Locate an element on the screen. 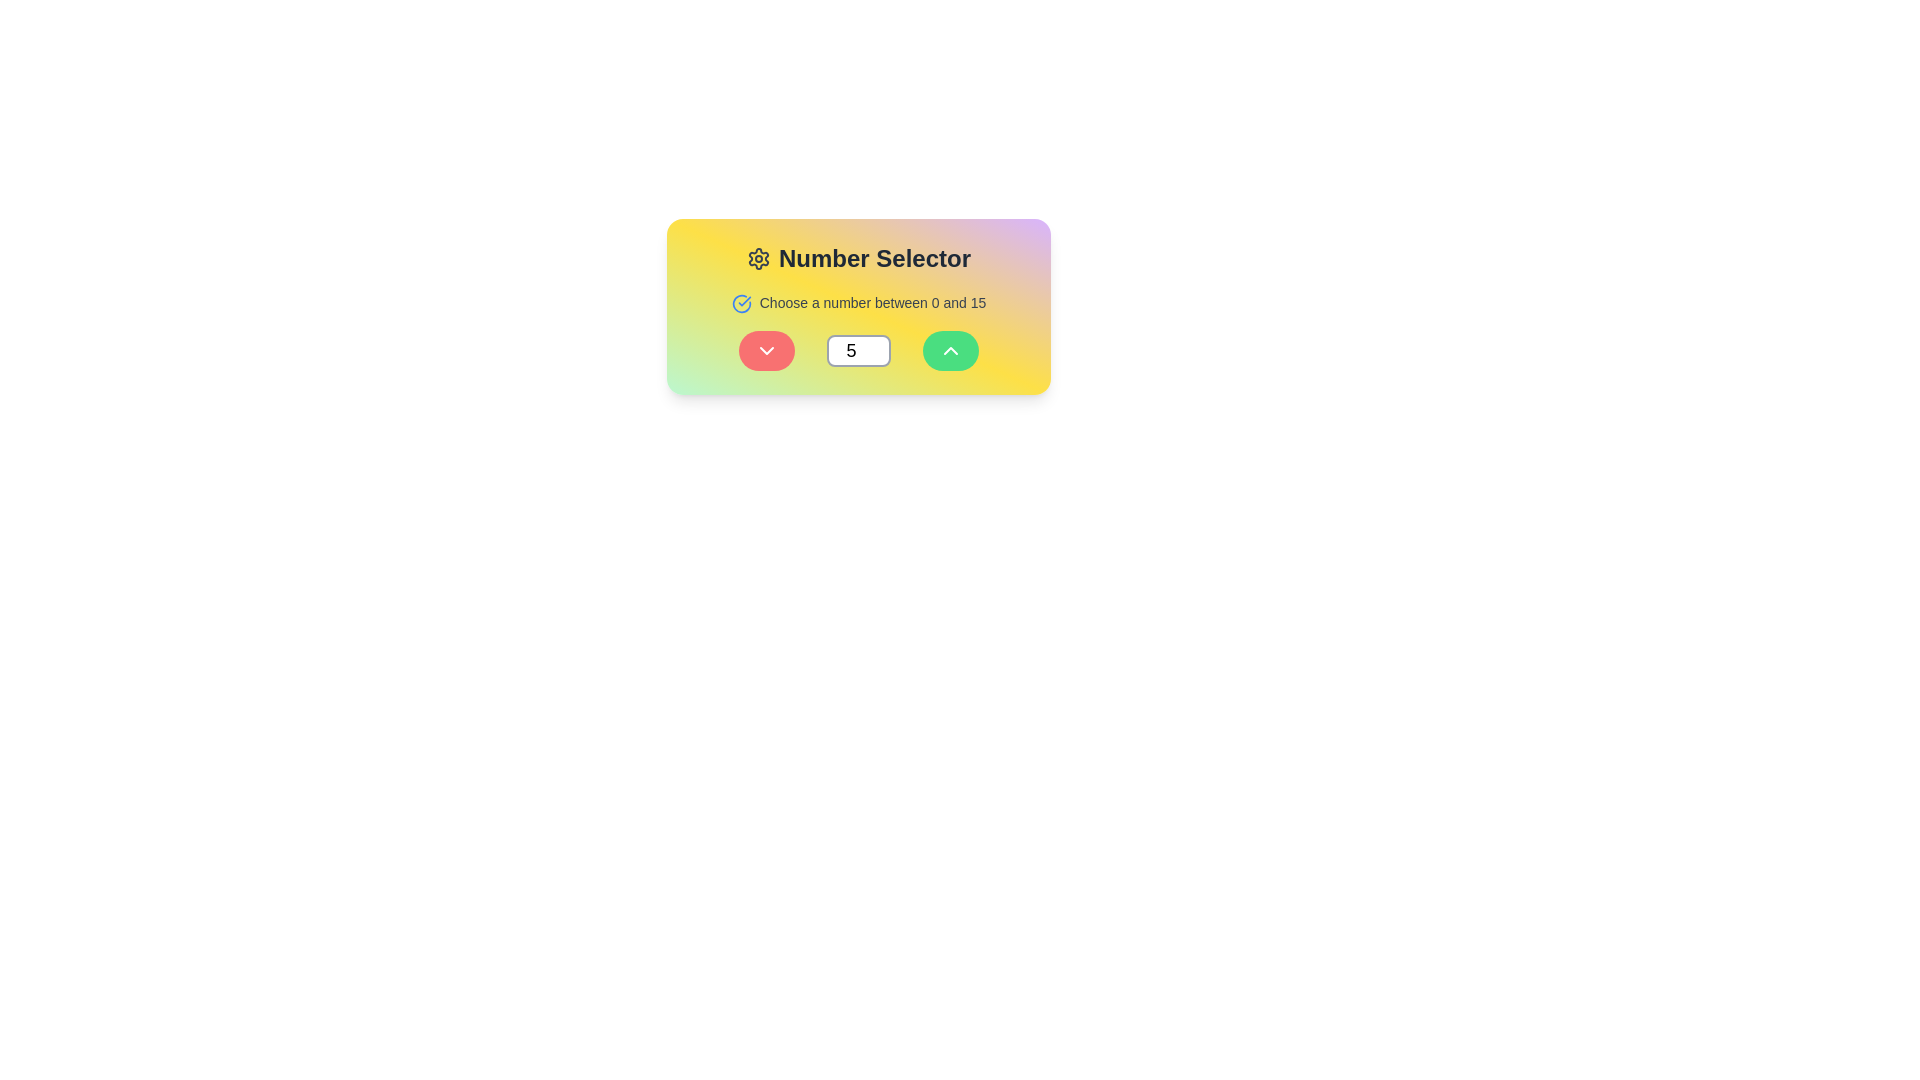 The width and height of the screenshot is (1920, 1080). the informational text label that provides guidance on the range of numbers for the input field and buttons, positioned beneath the title 'Number Selector' is located at coordinates (859, 303).